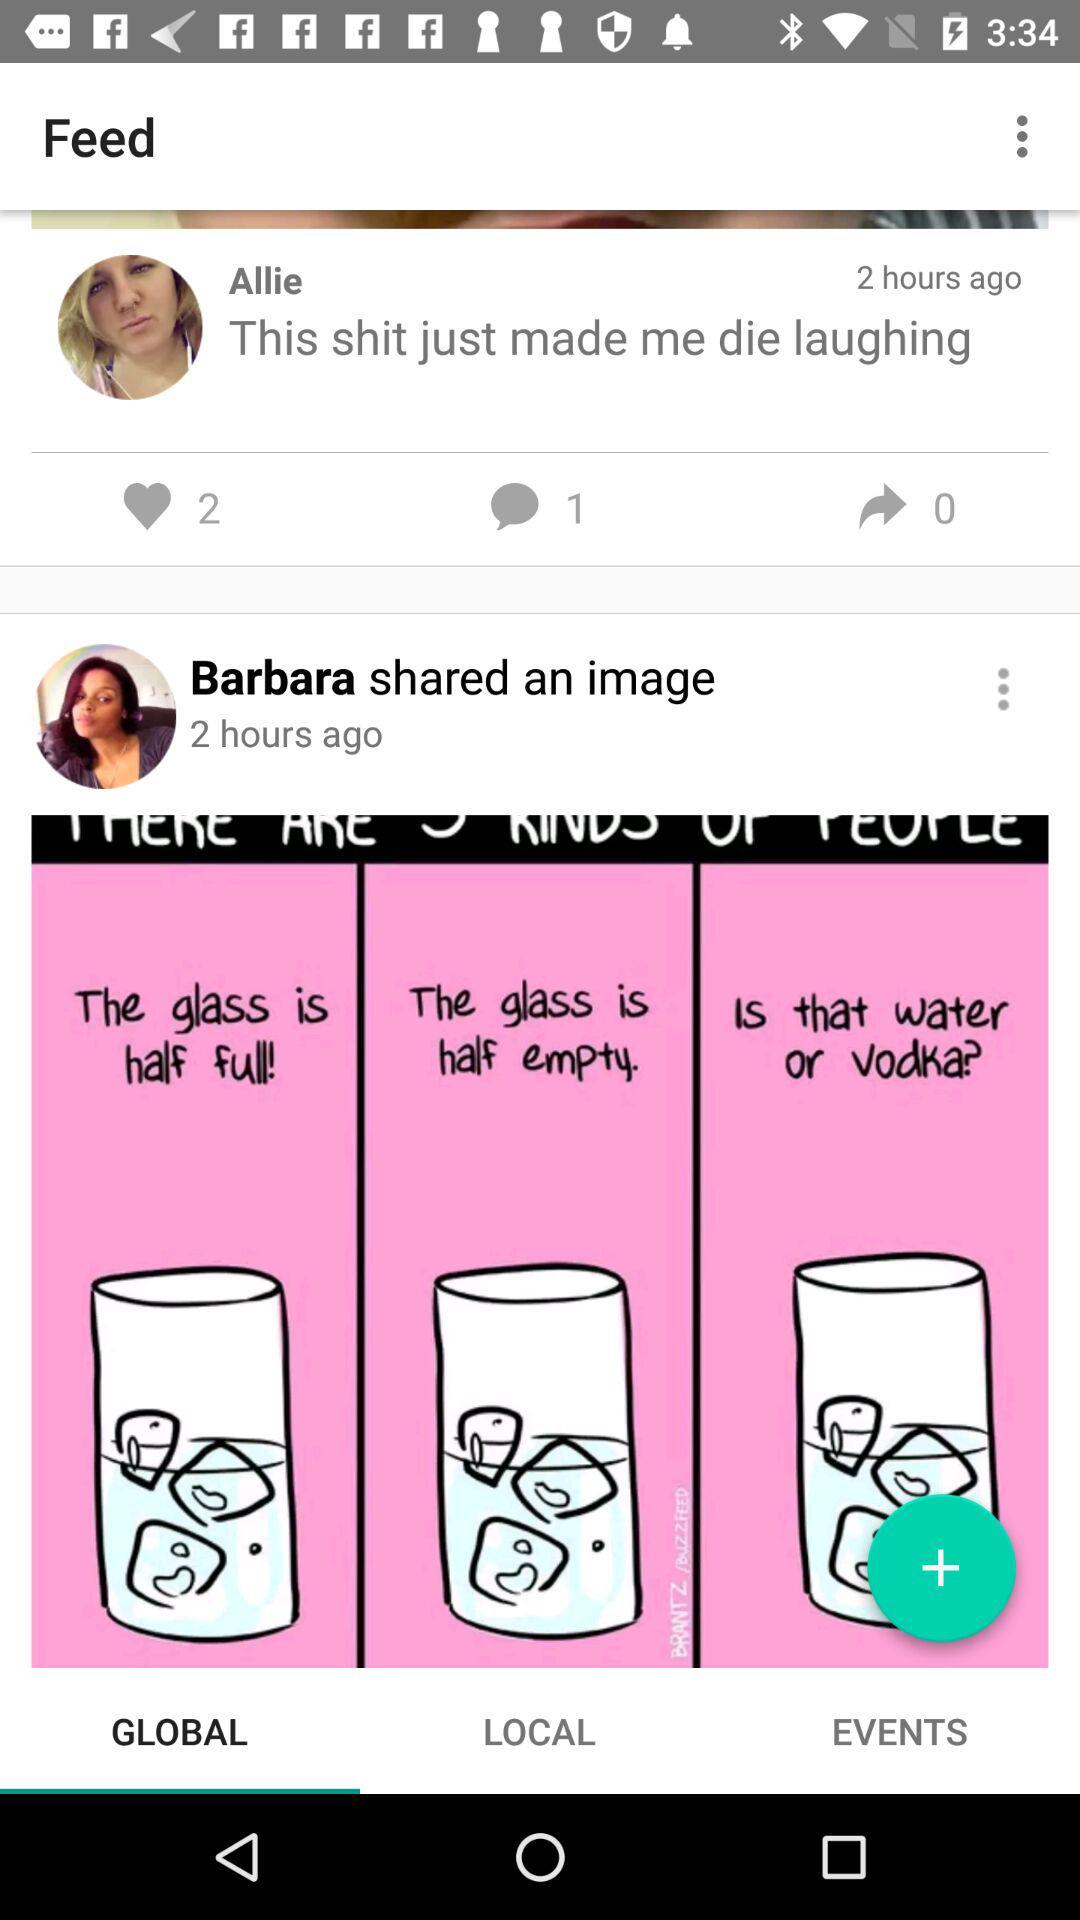 Image resolution: width=1080 pixels, height=1920 pixels. Describe the element at coordinates (1027, 135) in the screenshot. I see `the icon next to the feed` at that location.